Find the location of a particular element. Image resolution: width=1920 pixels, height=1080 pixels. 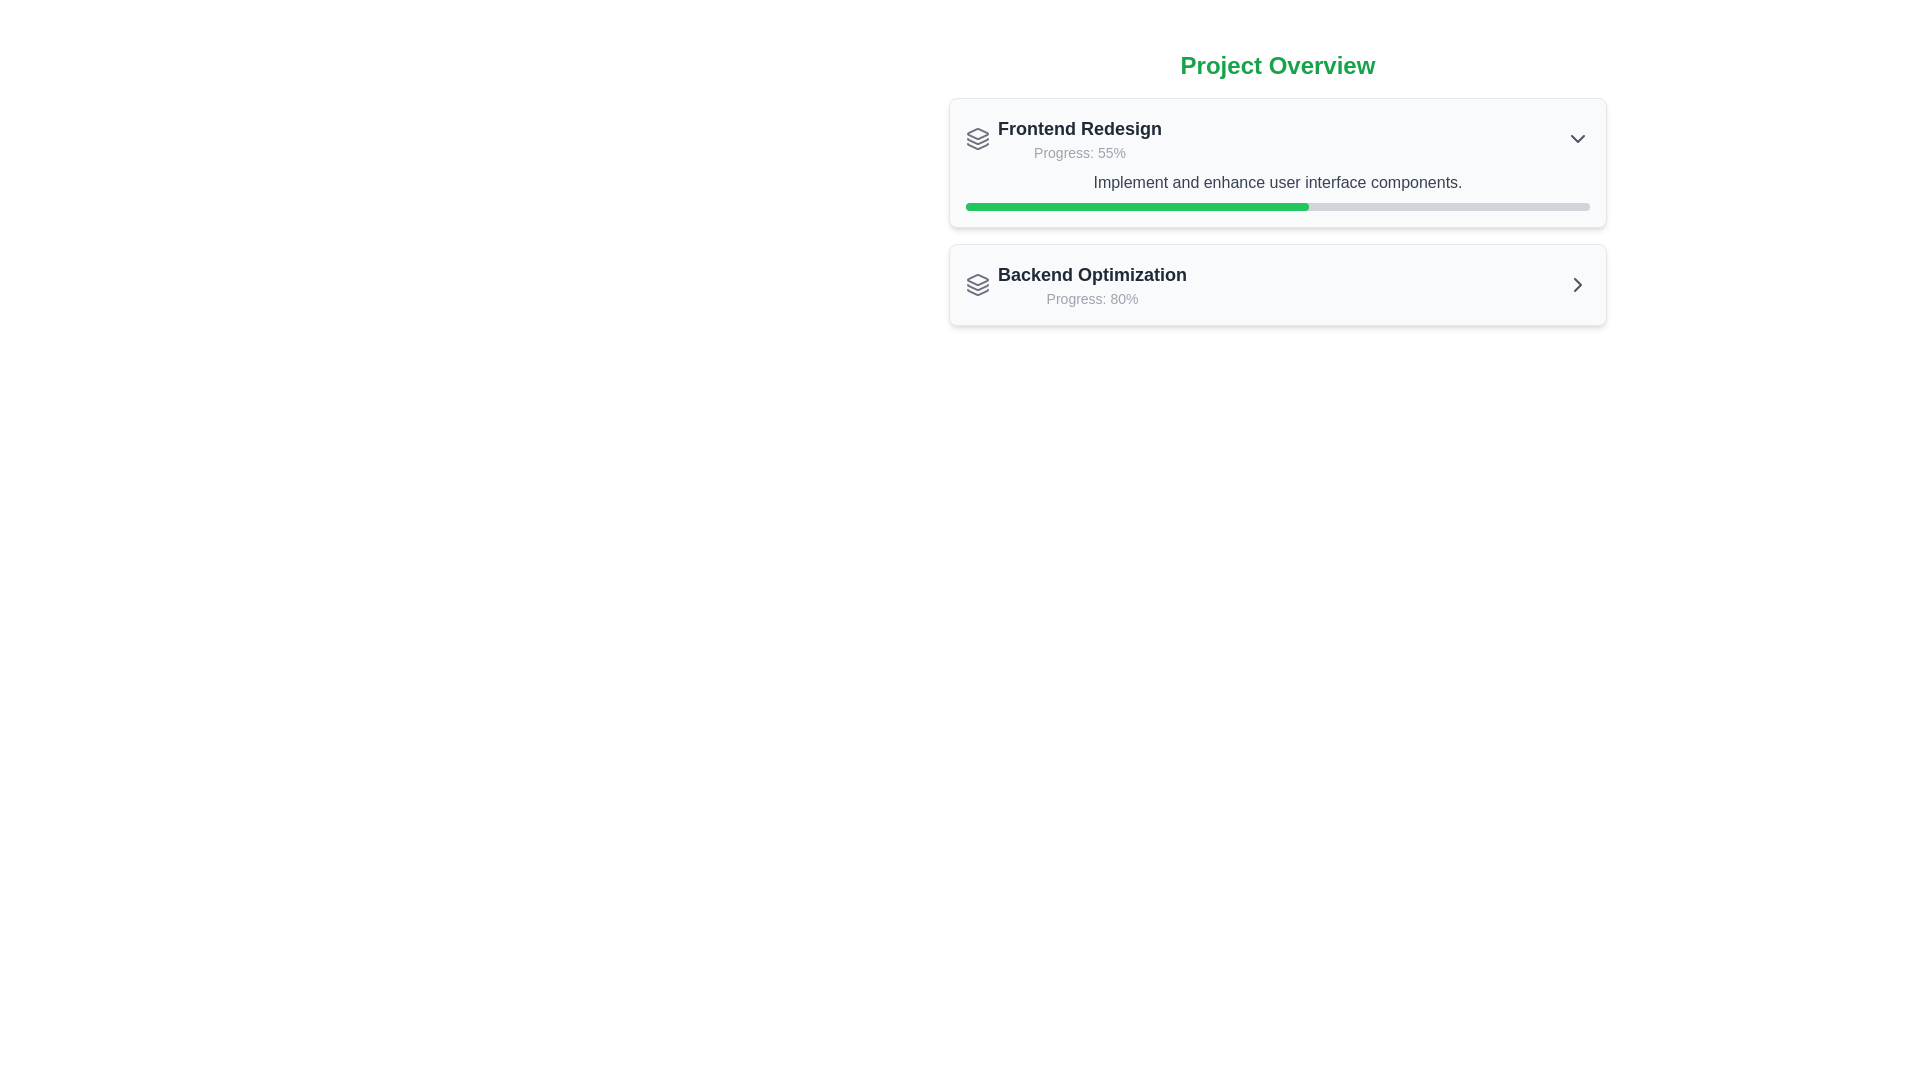

the icon associated with the 'Backend Optimization' group header, which includes a styled icon followed by the title and progress label is located at coordinates (1075, 285).